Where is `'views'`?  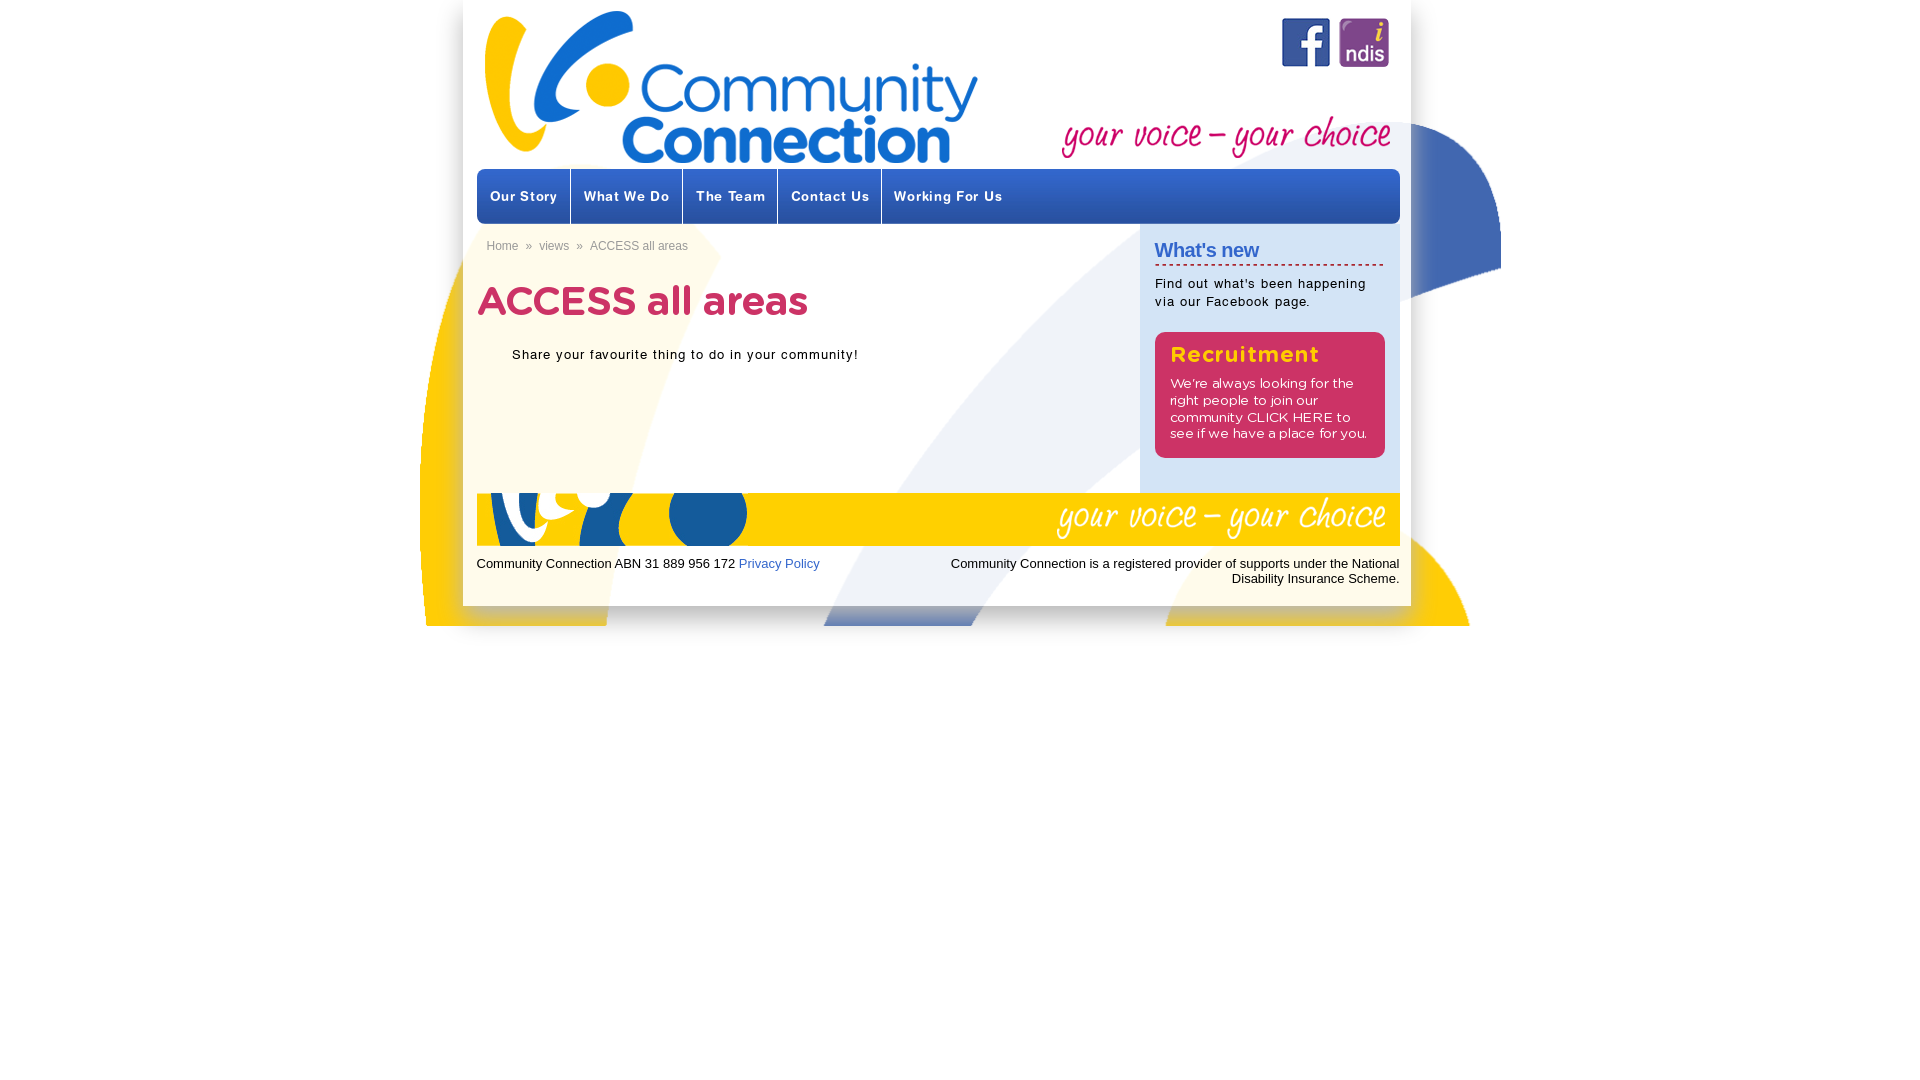 'views' is located at coordinates (538, 245).